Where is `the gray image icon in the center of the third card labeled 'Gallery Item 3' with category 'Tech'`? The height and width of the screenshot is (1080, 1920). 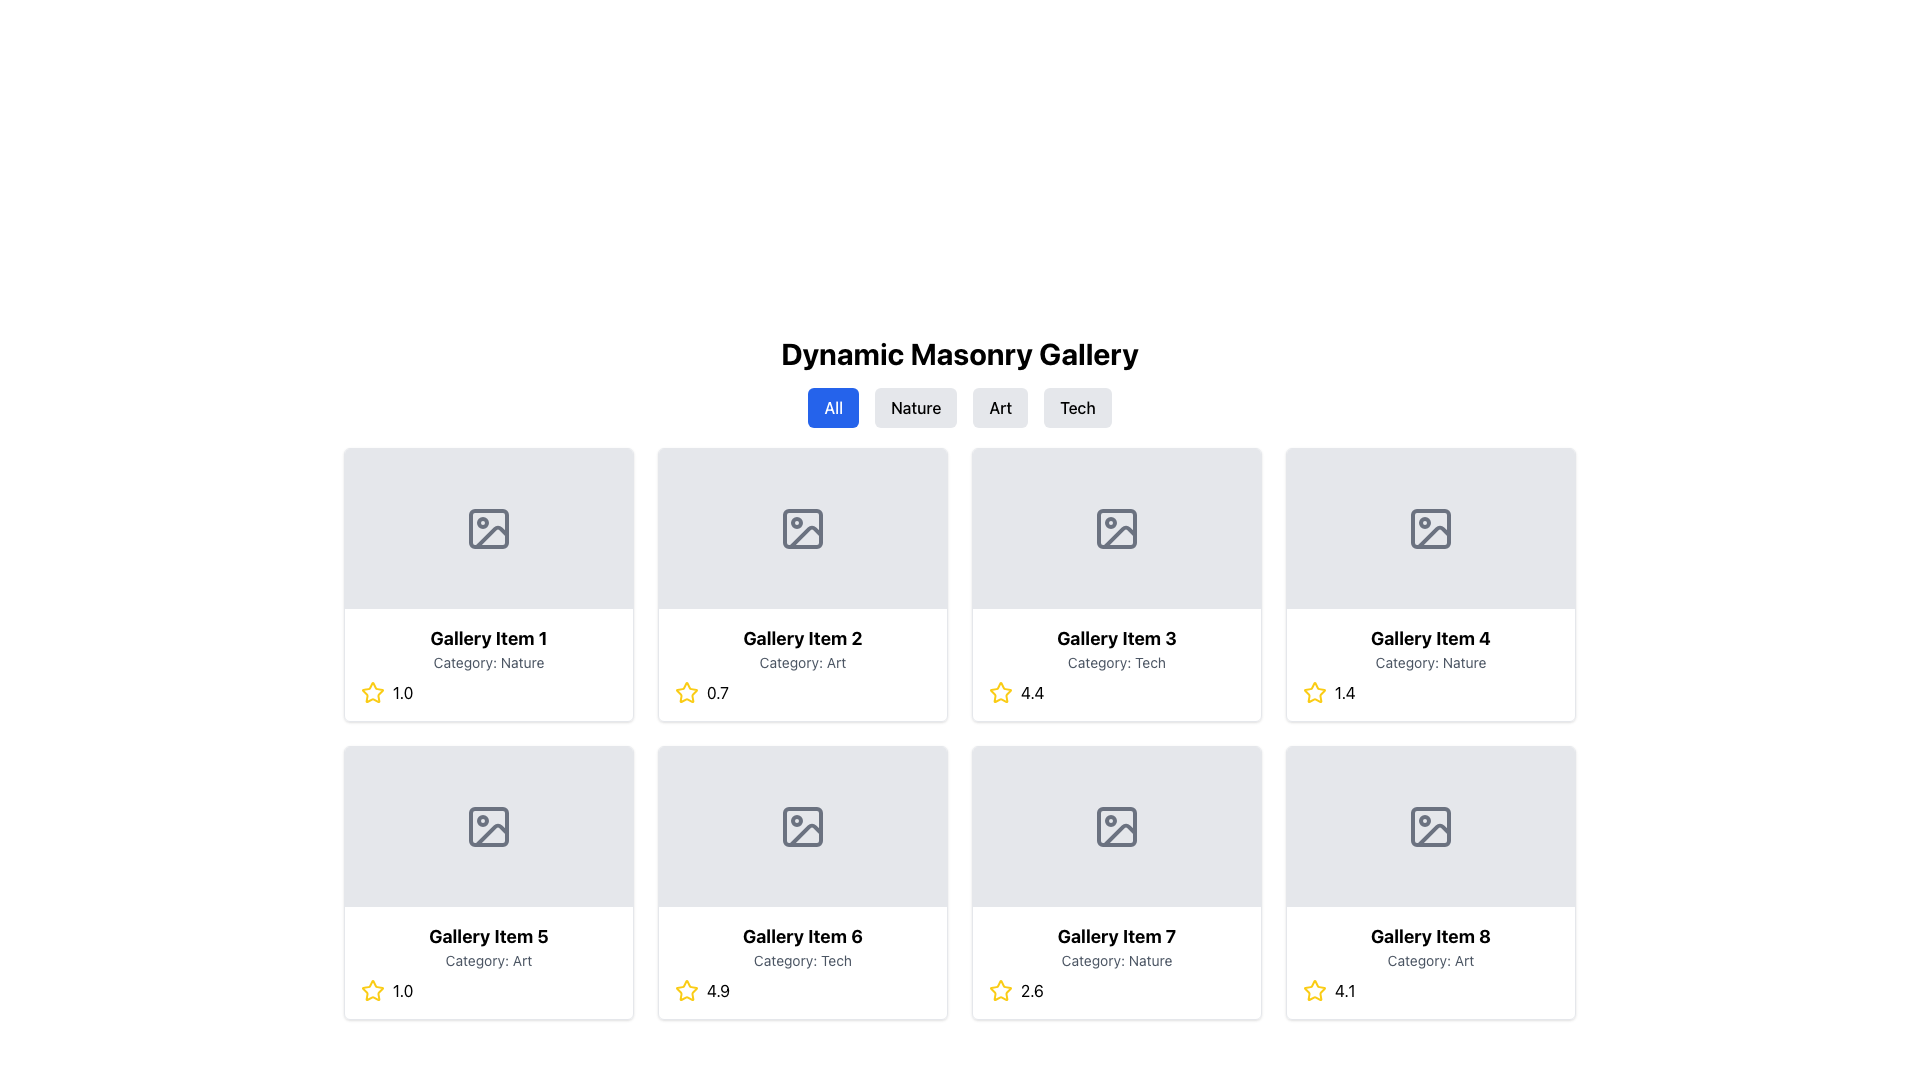
the gray image icon in the center of the third card labeled 'Gallery Item 3' with category 'Tech' is located at coordinates (1116, 527).